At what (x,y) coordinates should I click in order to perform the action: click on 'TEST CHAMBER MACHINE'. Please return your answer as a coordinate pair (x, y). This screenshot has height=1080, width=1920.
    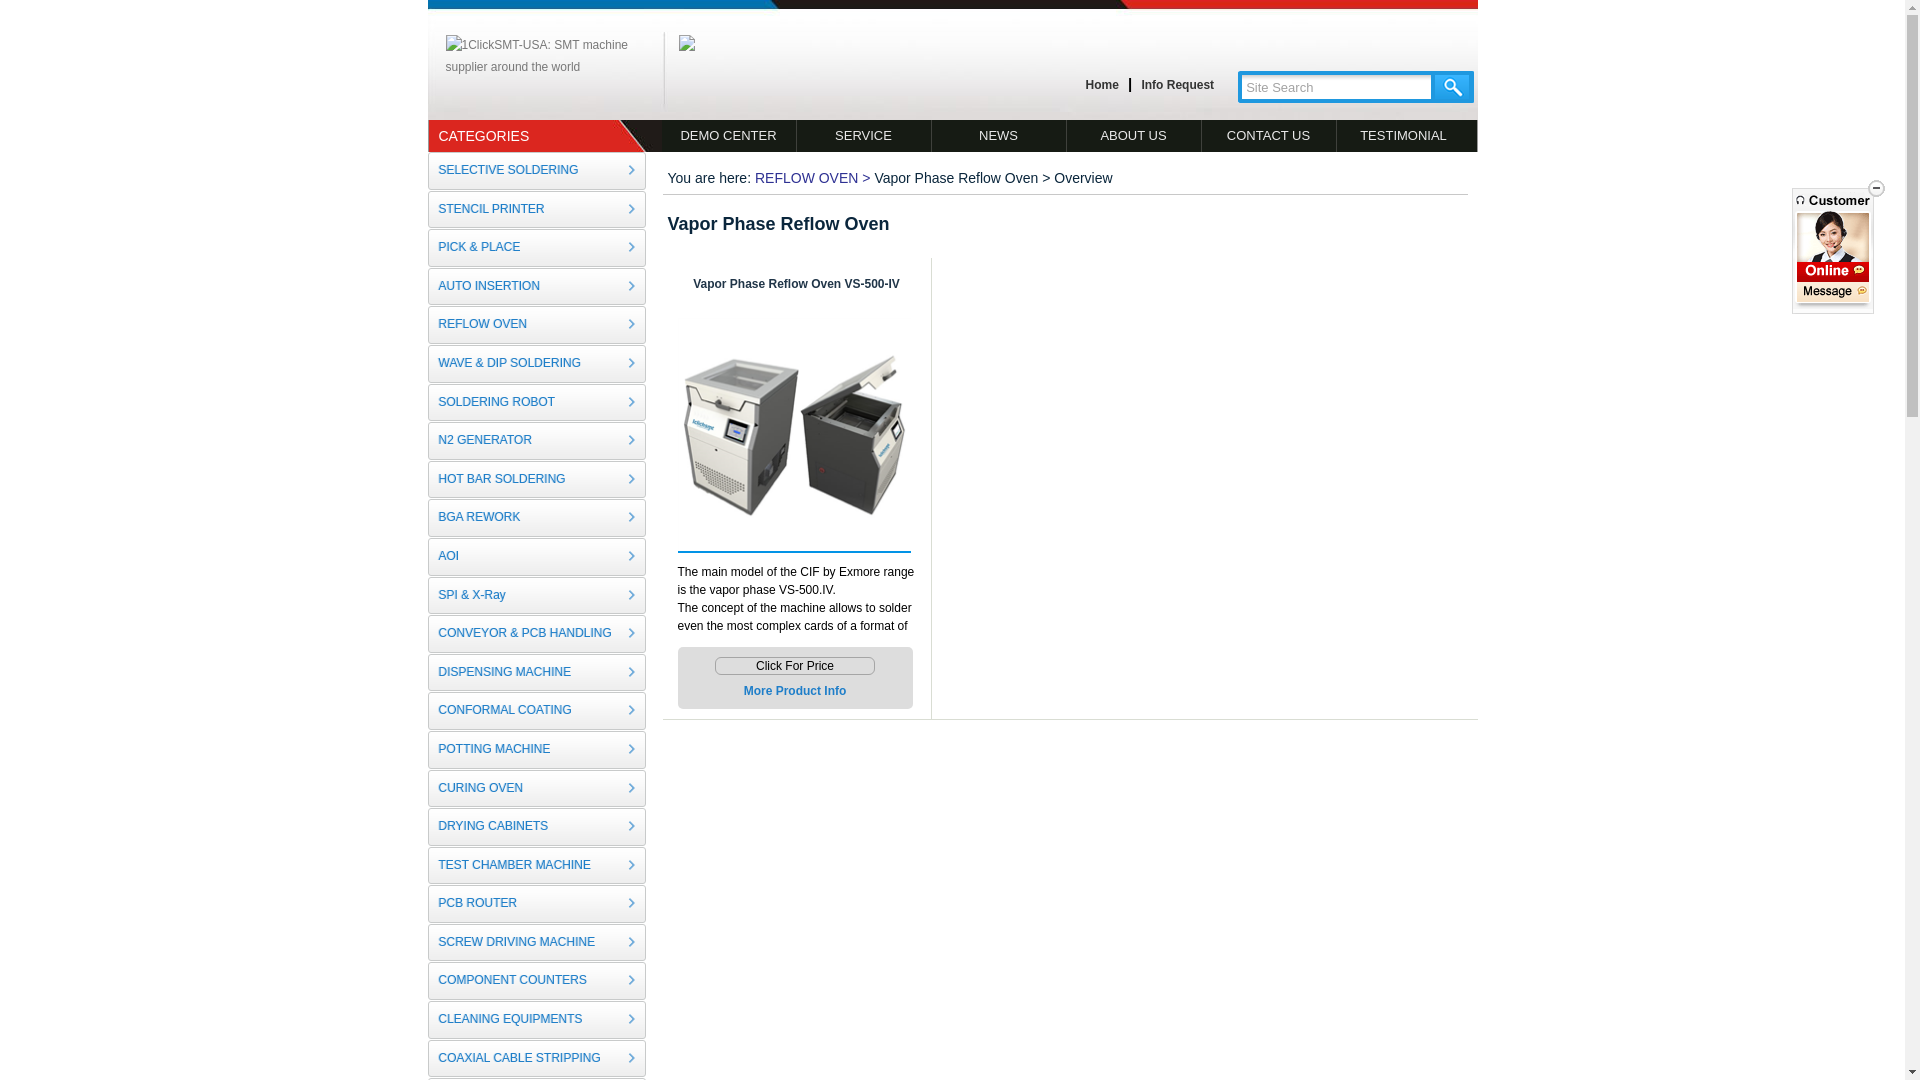
    Looking at the image, I should click on (537, 865).